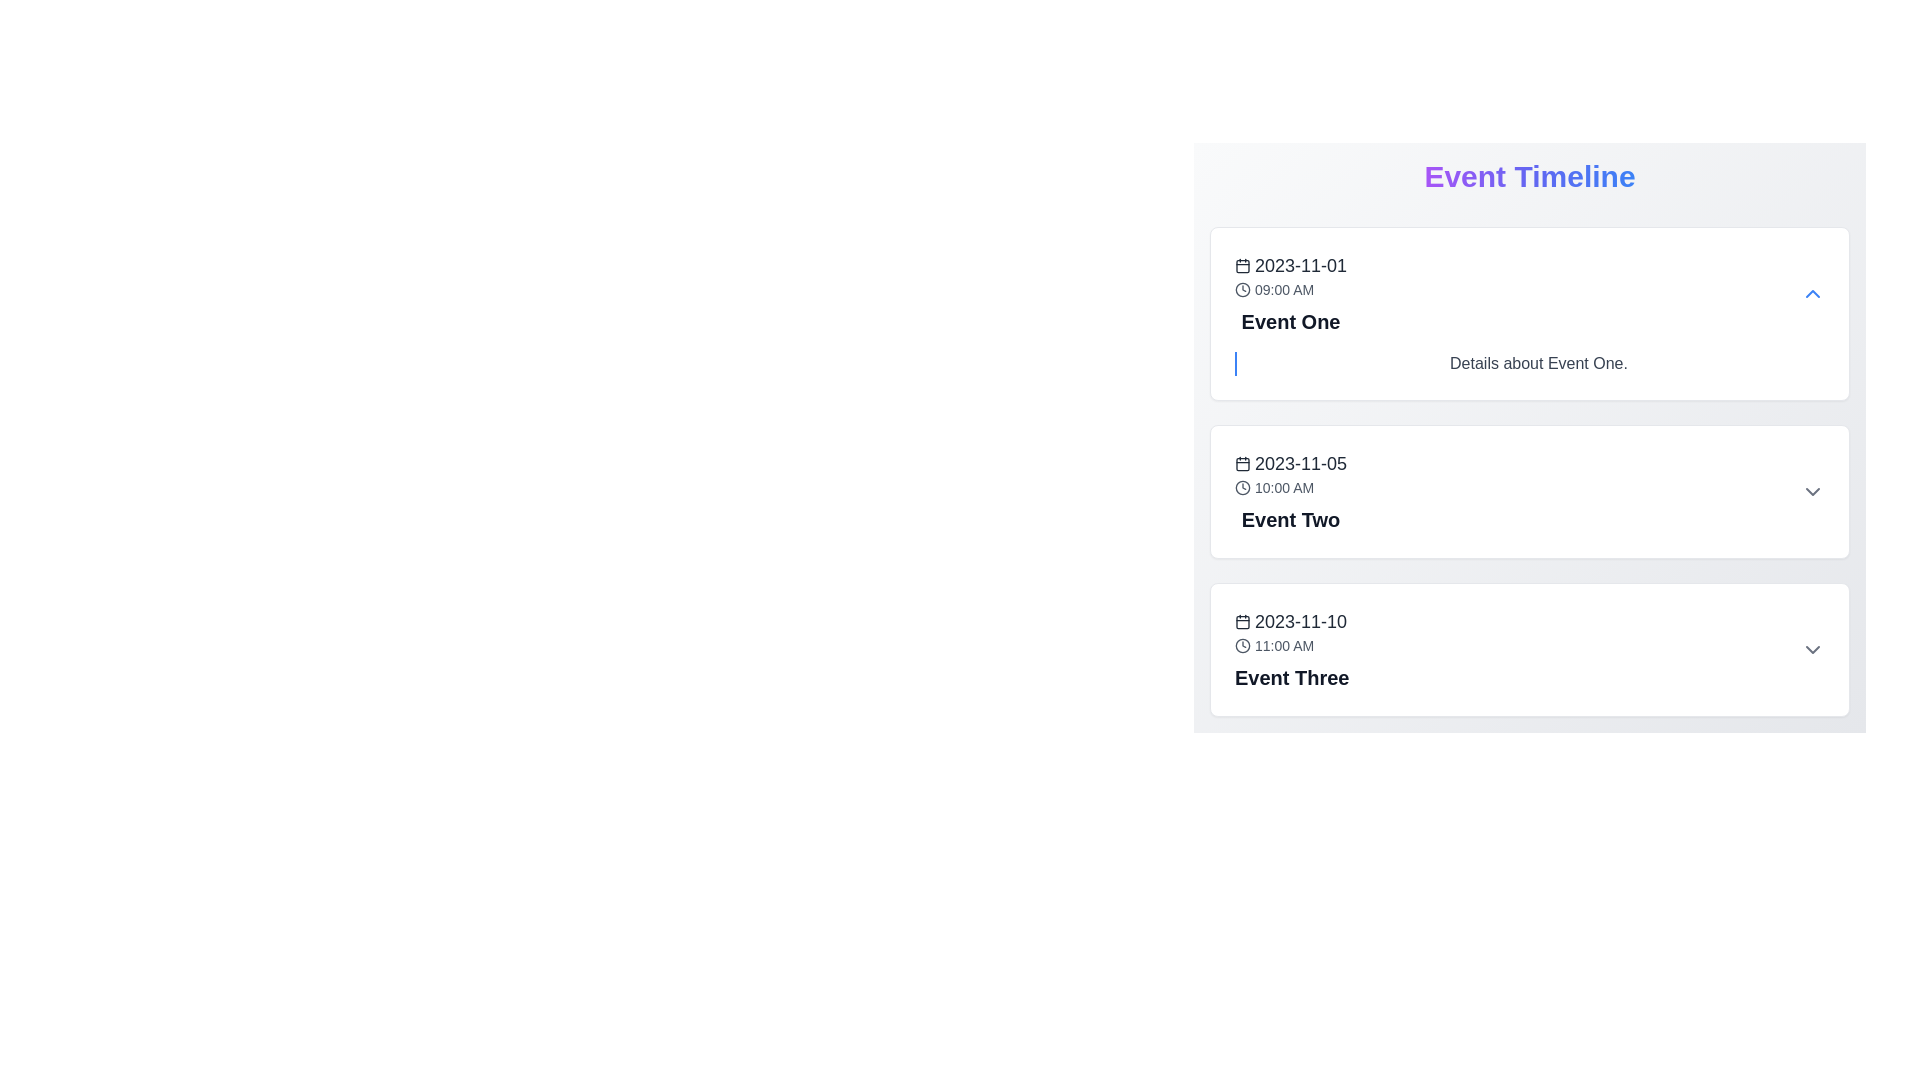  Describe the element at coordinates (1813, 293) in the screenshot. I see `the upward-pointing blue chevron icon located in the upper-right corner of the 'Event One' card in the event timeline view` at that location.